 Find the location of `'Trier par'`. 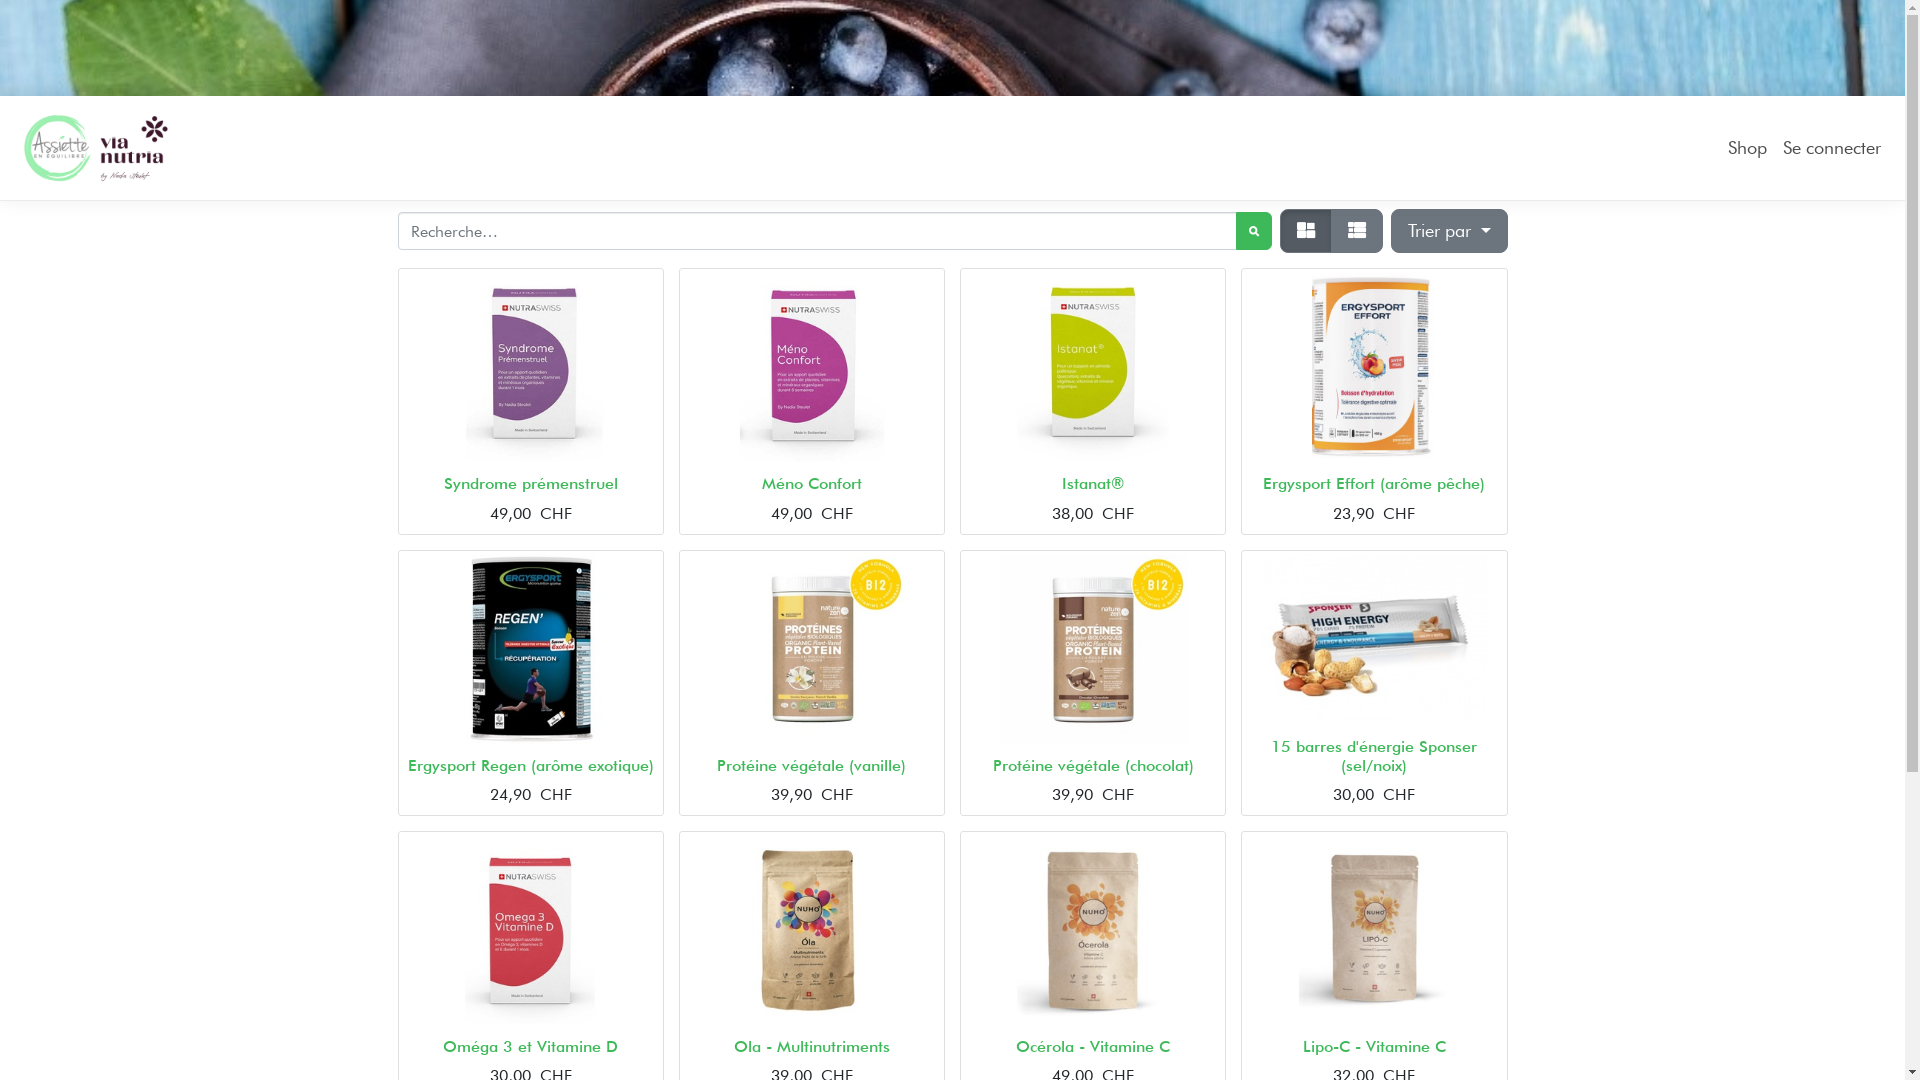

'Trier par' is located at coordinates (1449, 230).